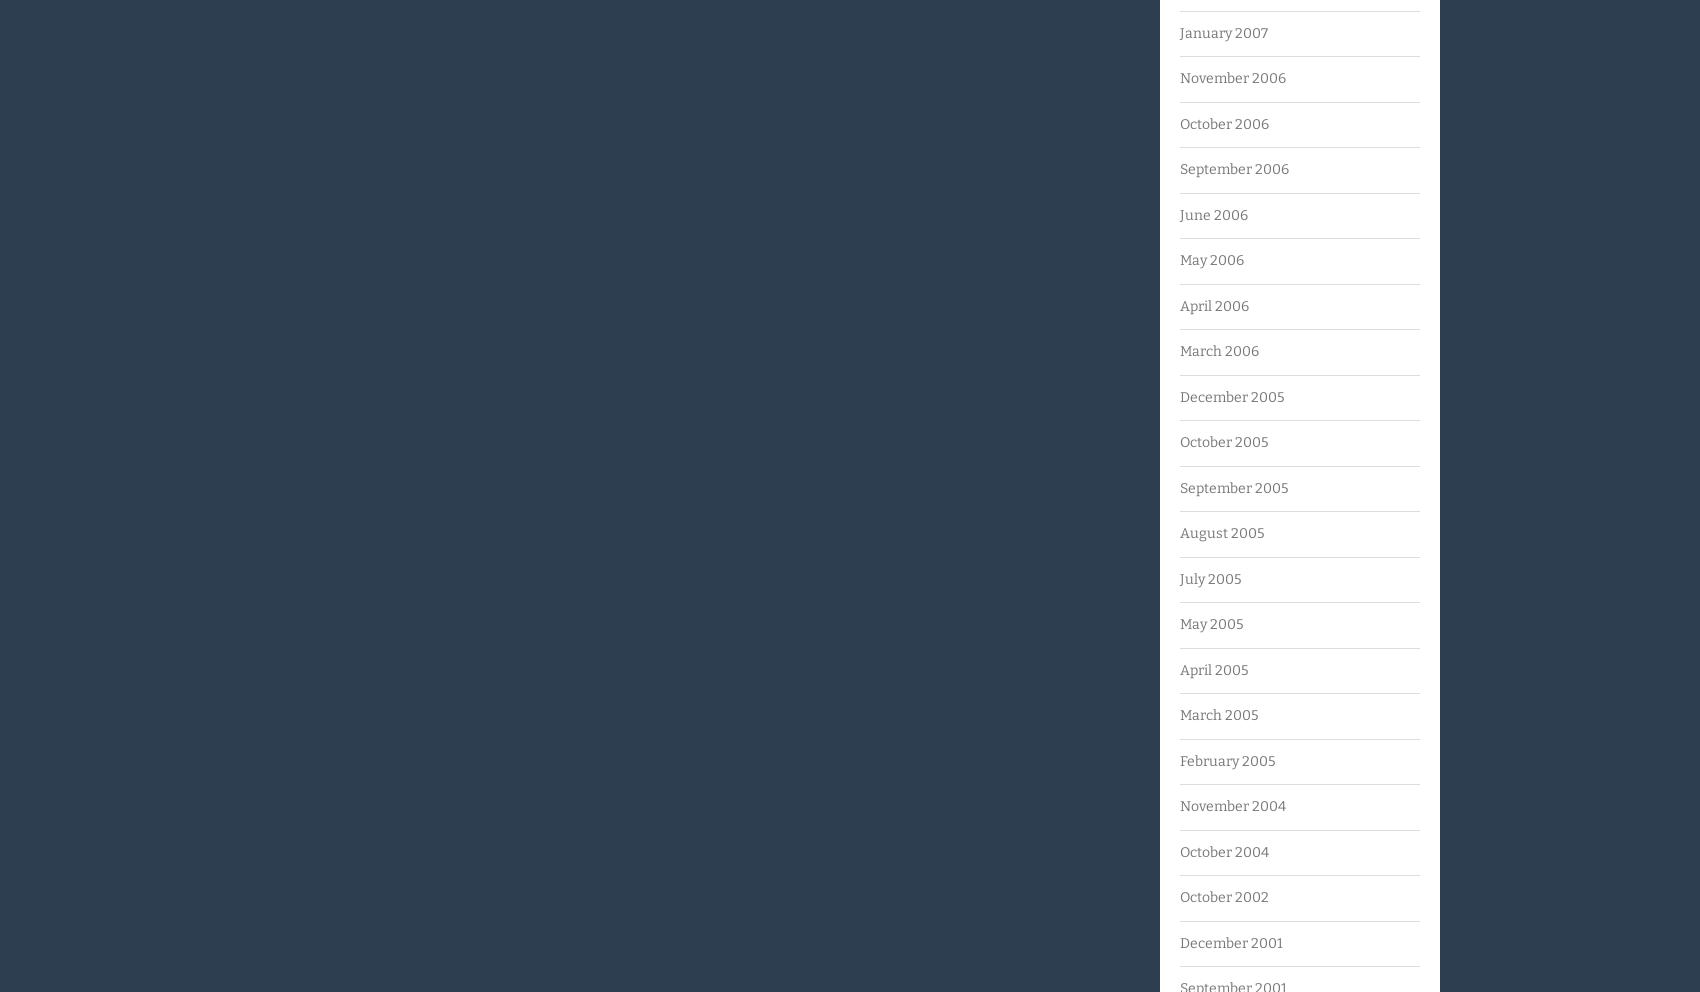 This screenshot has width=1700, height=992. Describe the element at coordinates (1223, 31) in the screenshot. I see `'January 2007'` at that location.